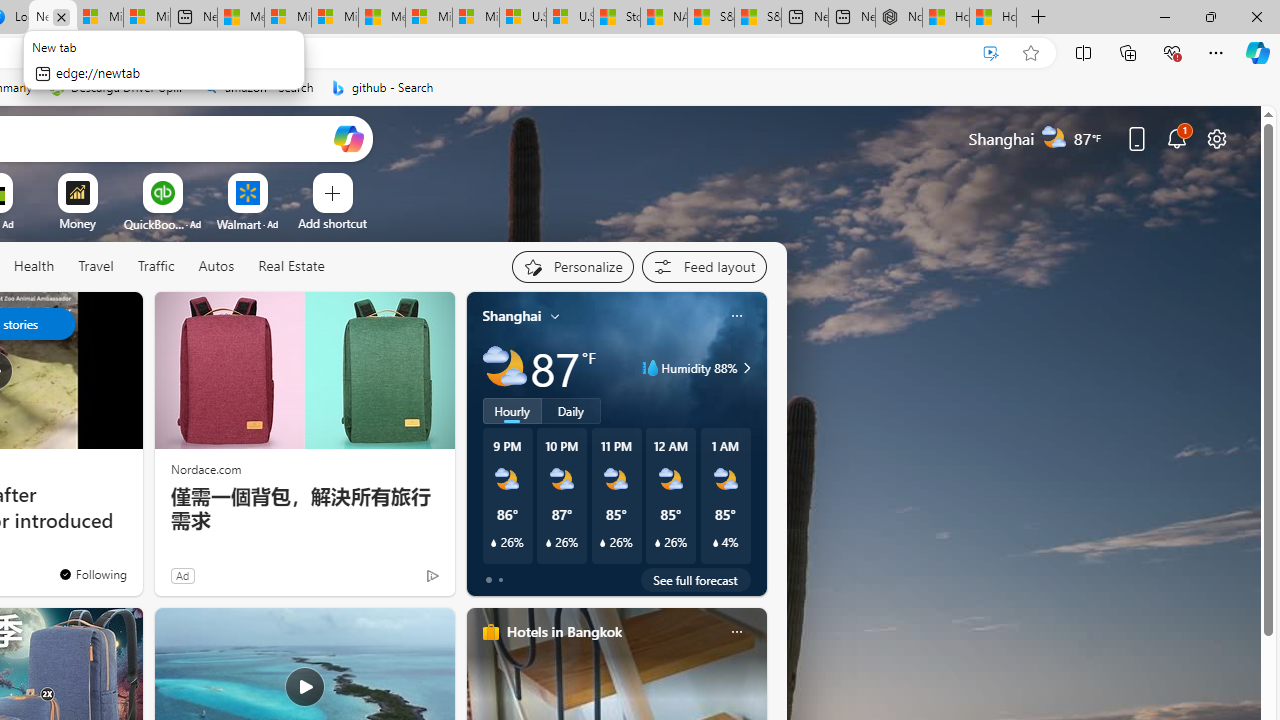  Describe the element at coordinates (382, 87) in the screenshot. I see `'github - Search'` at that location.